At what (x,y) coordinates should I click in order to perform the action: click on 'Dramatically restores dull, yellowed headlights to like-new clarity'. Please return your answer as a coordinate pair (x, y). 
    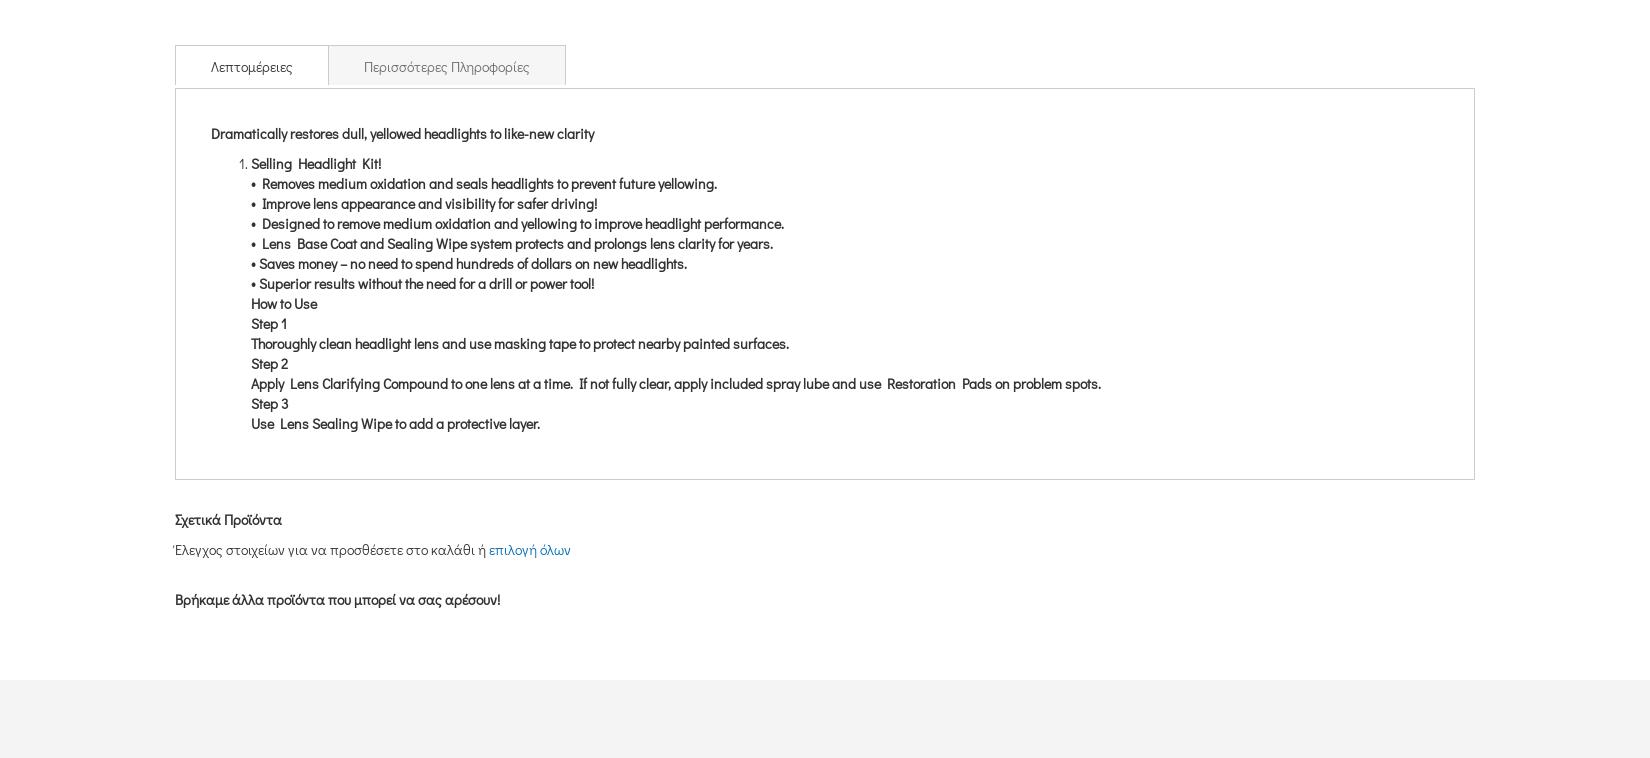
    Looking at the image, I should click on (402, 131).